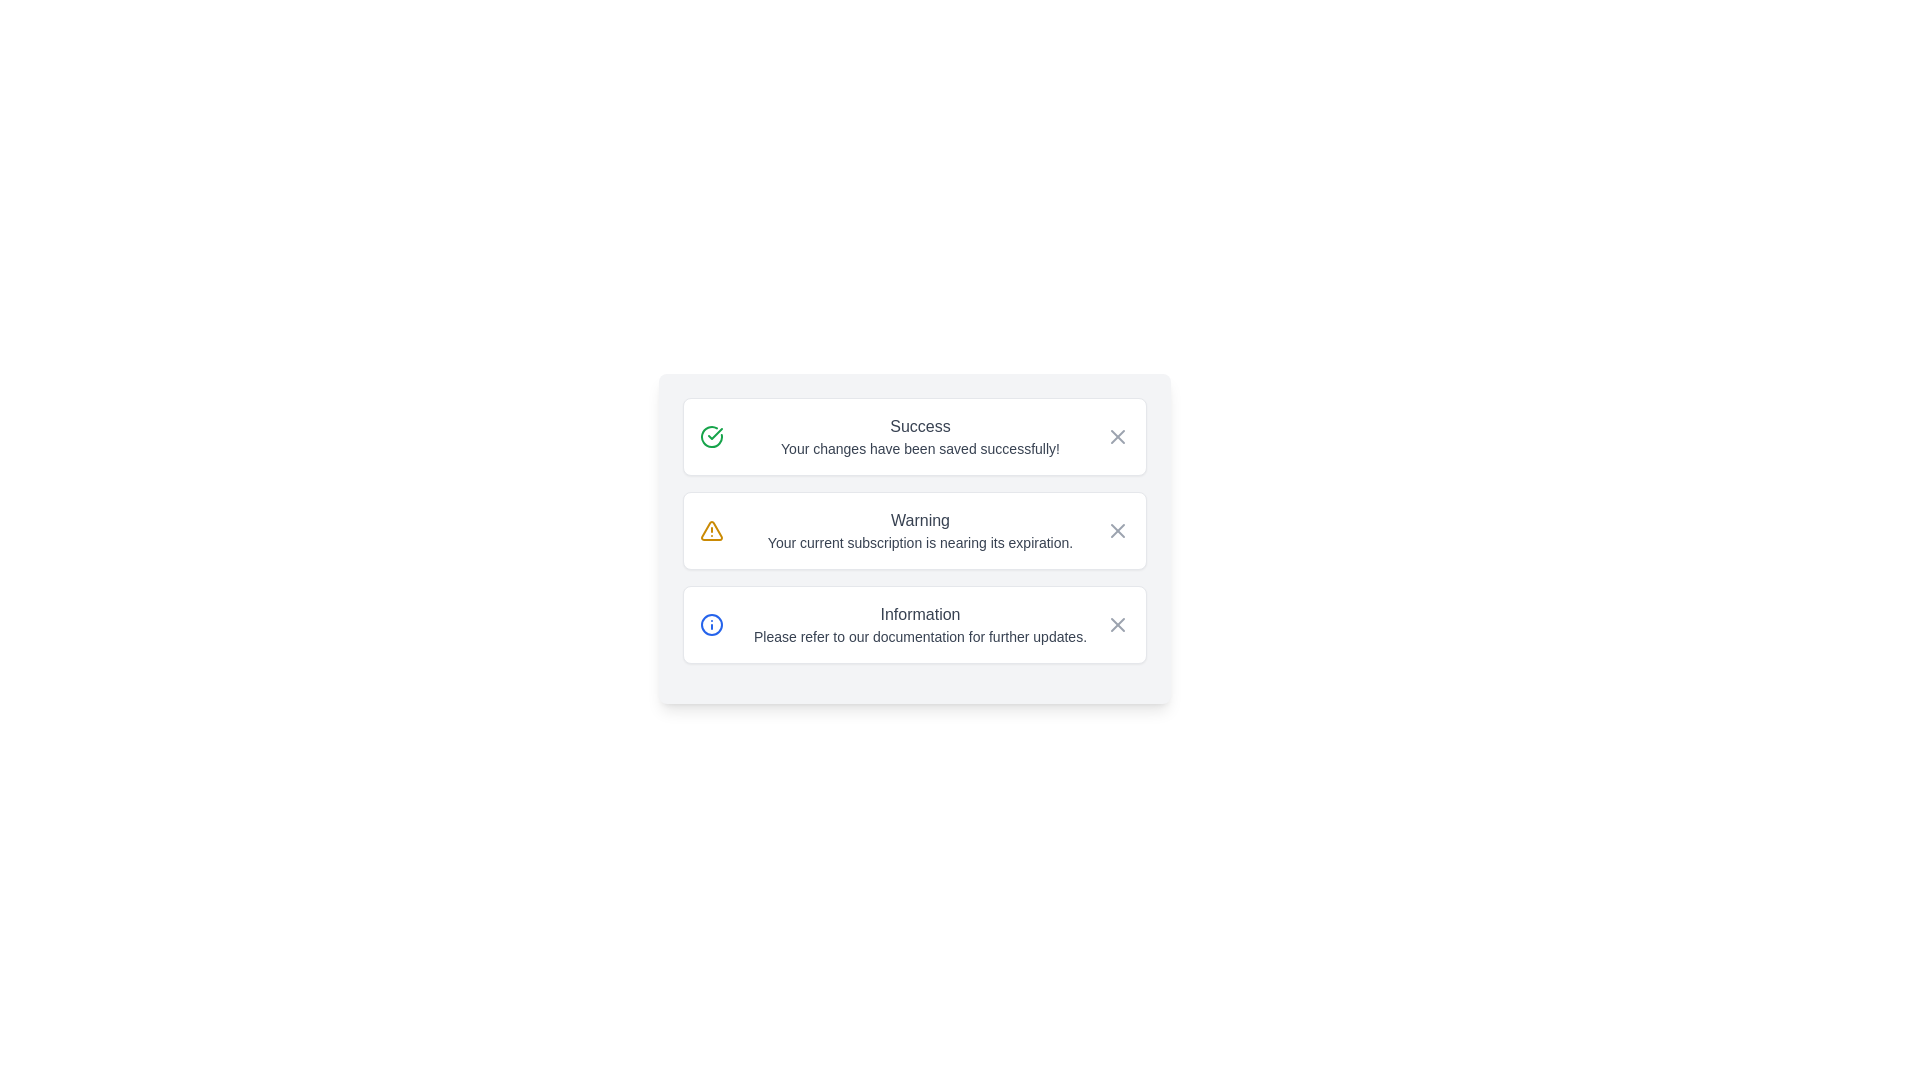  Describe the element at coordinates (919, 447) in the screenshot. I see `confirmation message displayed in a smaller font size stating 'Your changes have been saved successfully!' located below the bold 'Success' label in the notification box` at that location.